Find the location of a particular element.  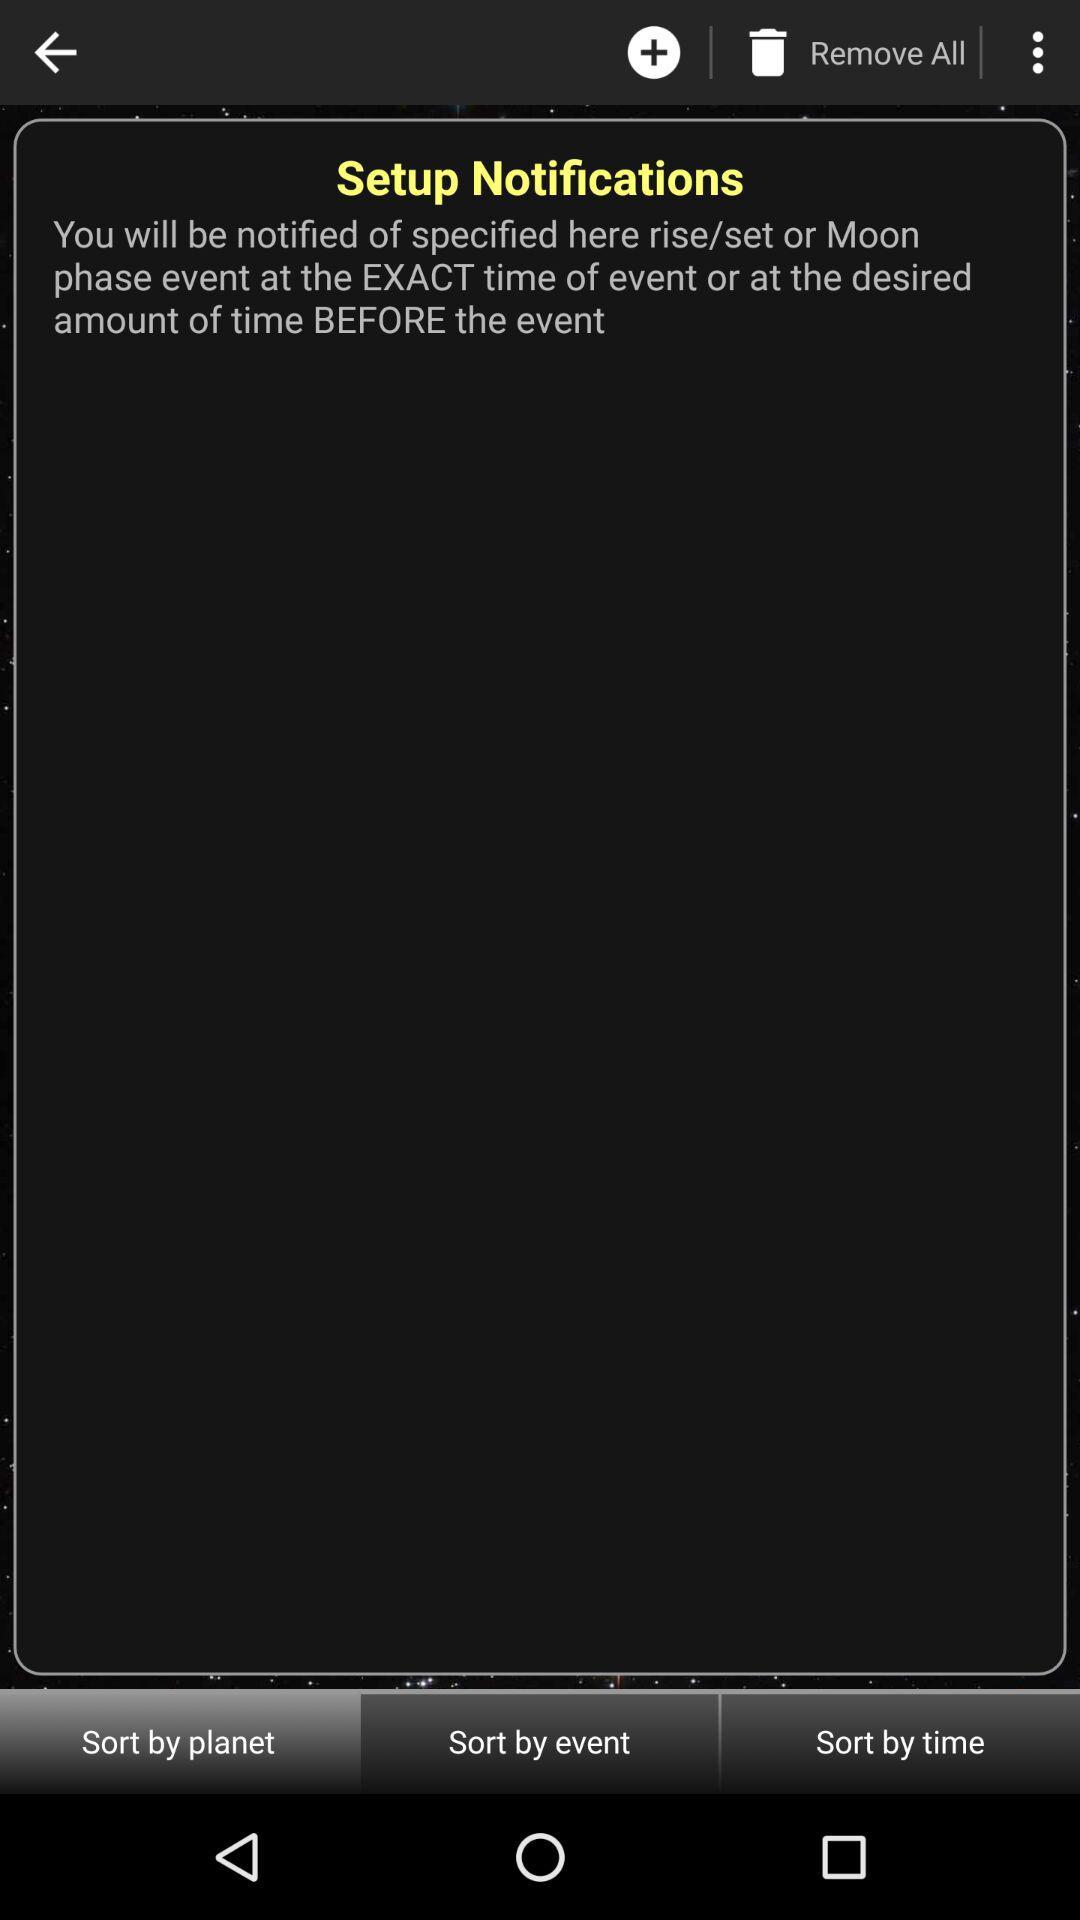

the delete icon is located at coordinates (766, 52).